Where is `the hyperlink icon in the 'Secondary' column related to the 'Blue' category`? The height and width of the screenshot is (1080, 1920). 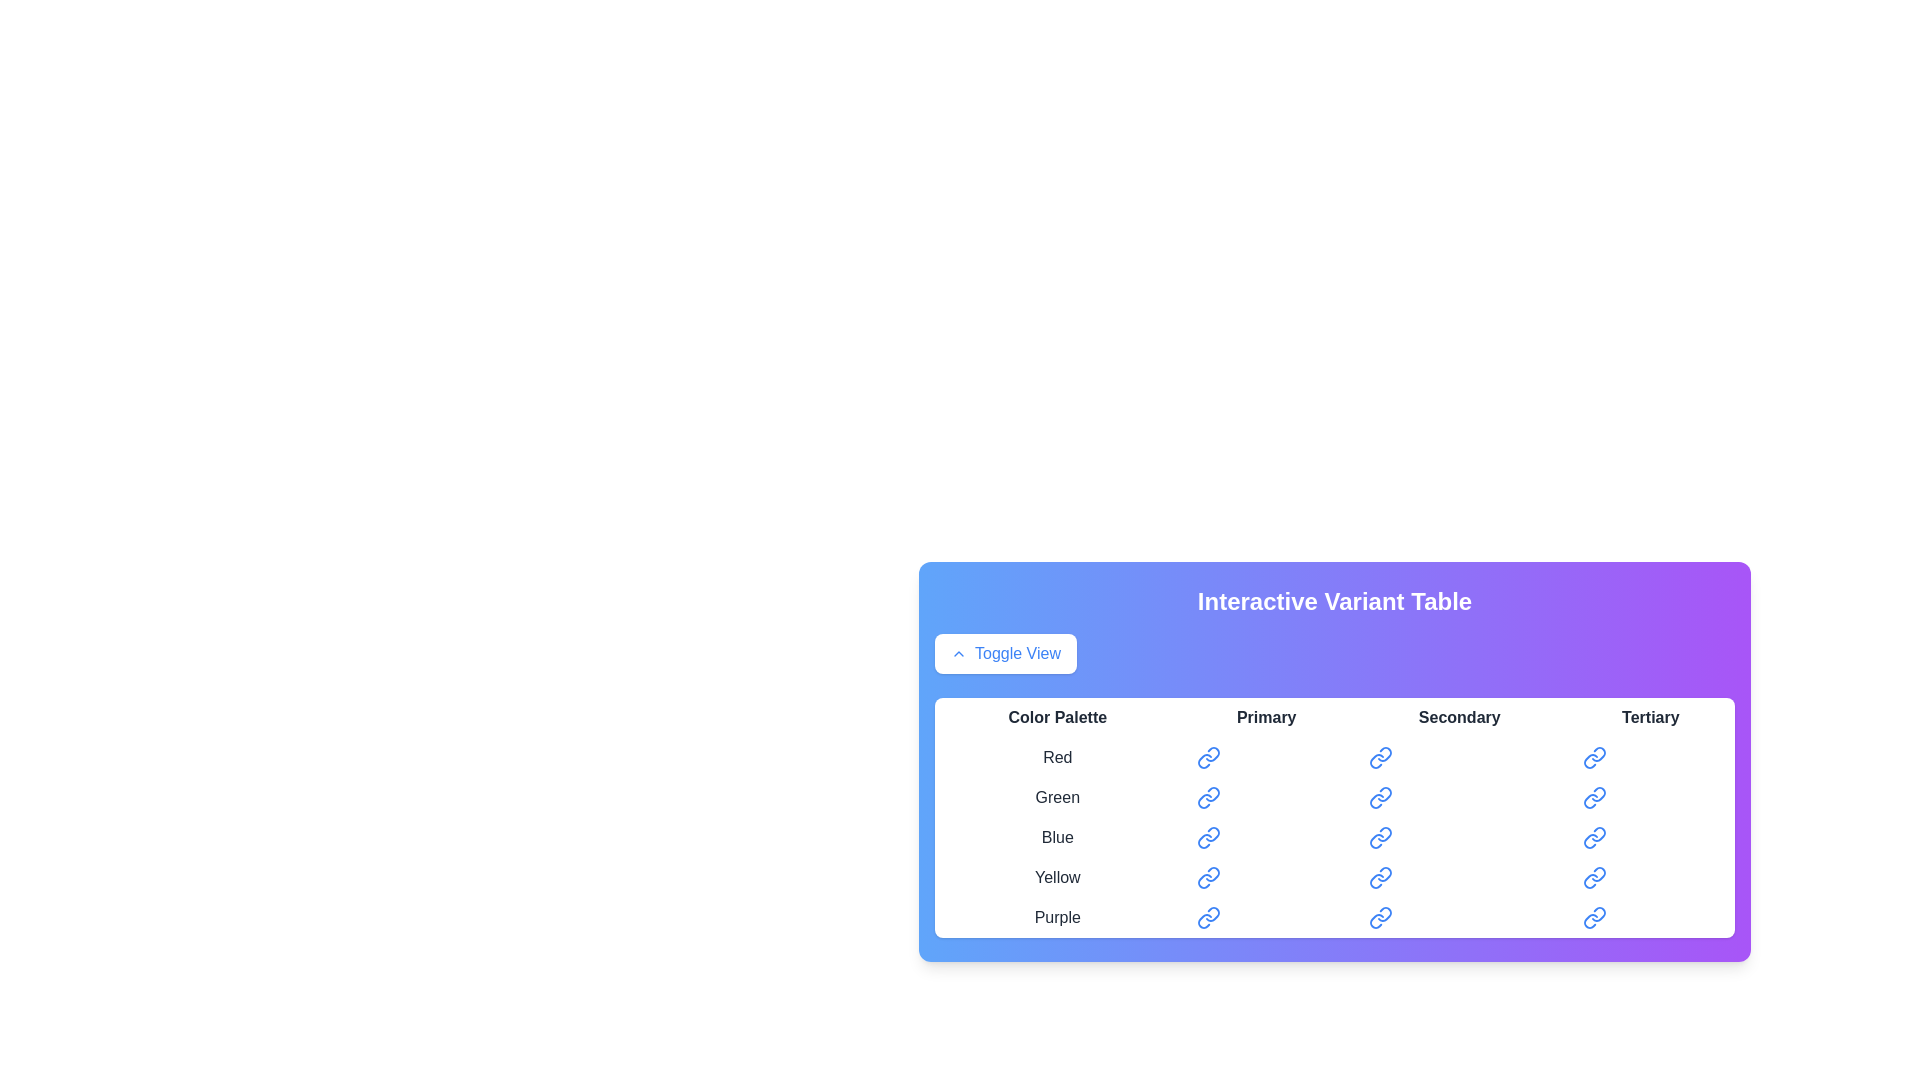
the hyperlink icon in the 'Secondary' column related to the 'Blue' category is located at coordinates (1383, 834).